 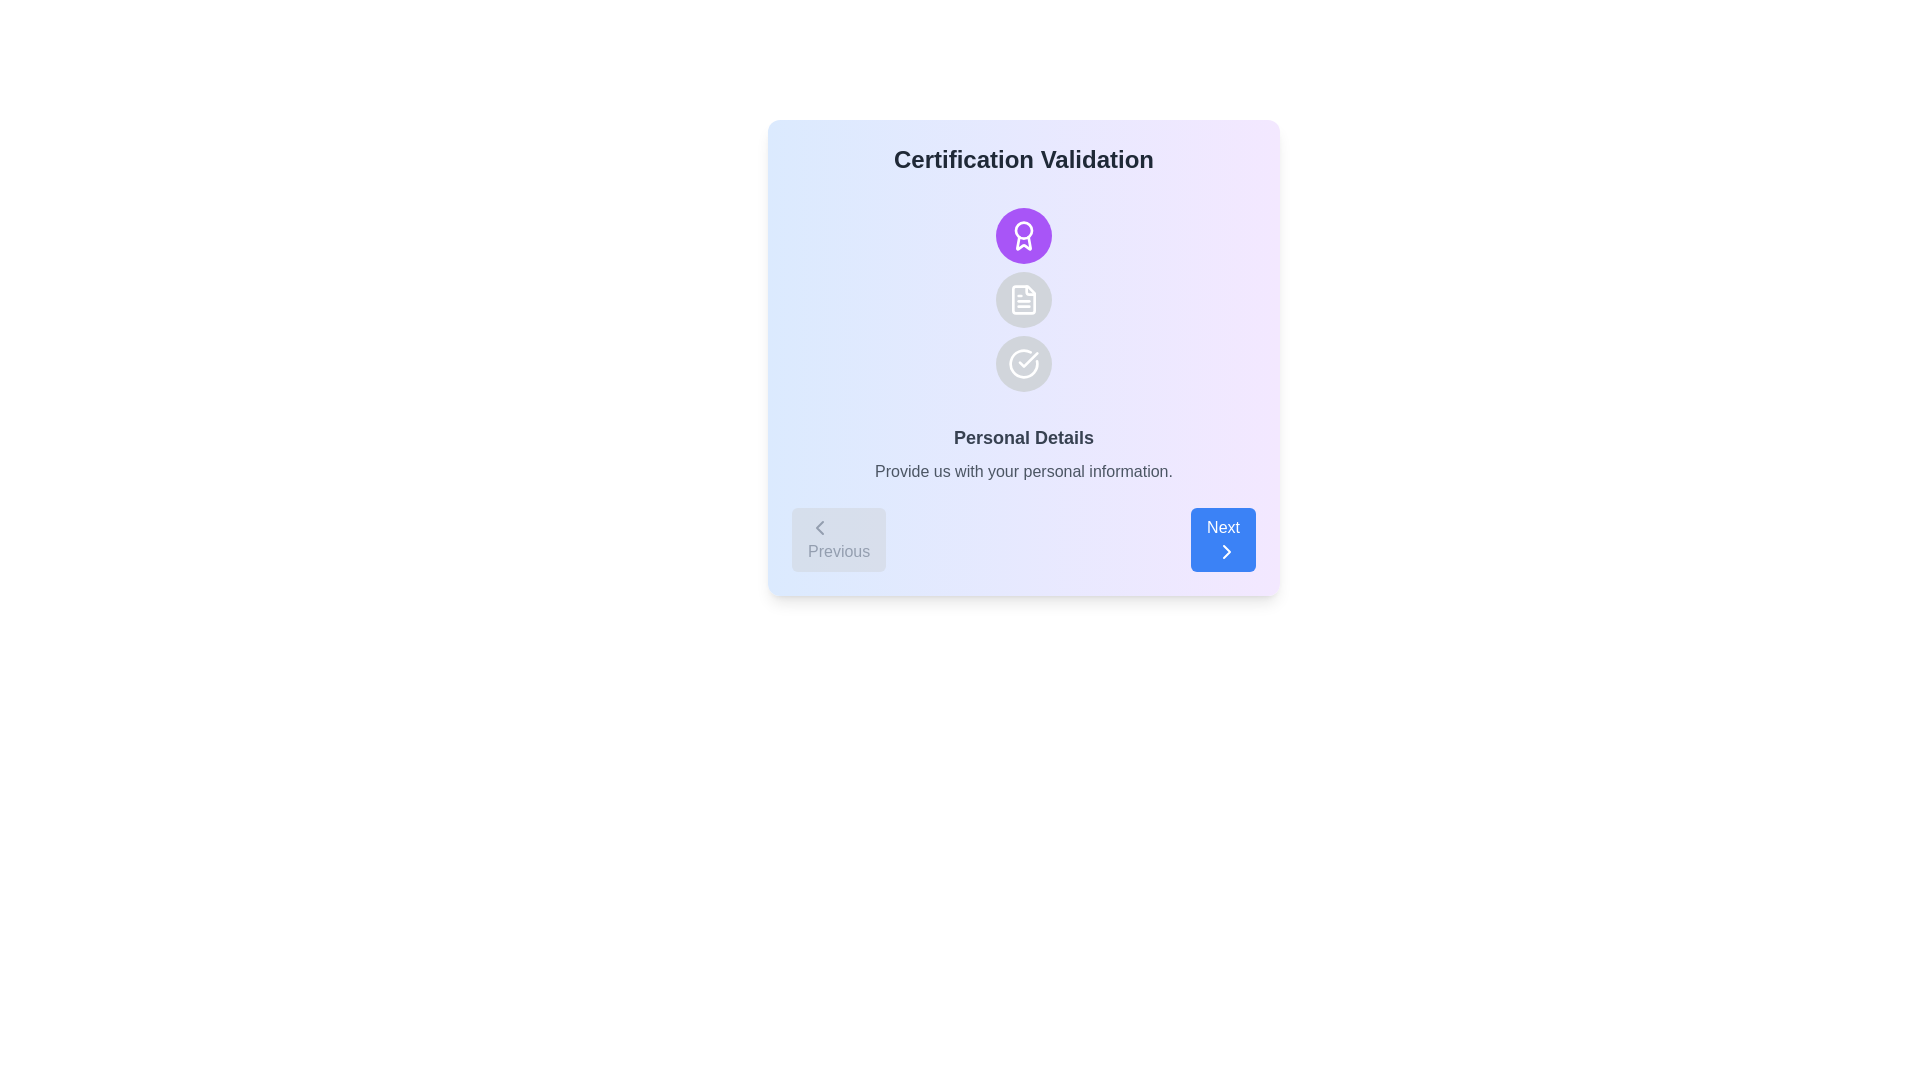 What do you see at coordinates (1023, 471) in the screenshot?
I see `the informational text element located below the 'Personal Details' title, which provides guidance on personal information input` at bounding box center [1023, 471].